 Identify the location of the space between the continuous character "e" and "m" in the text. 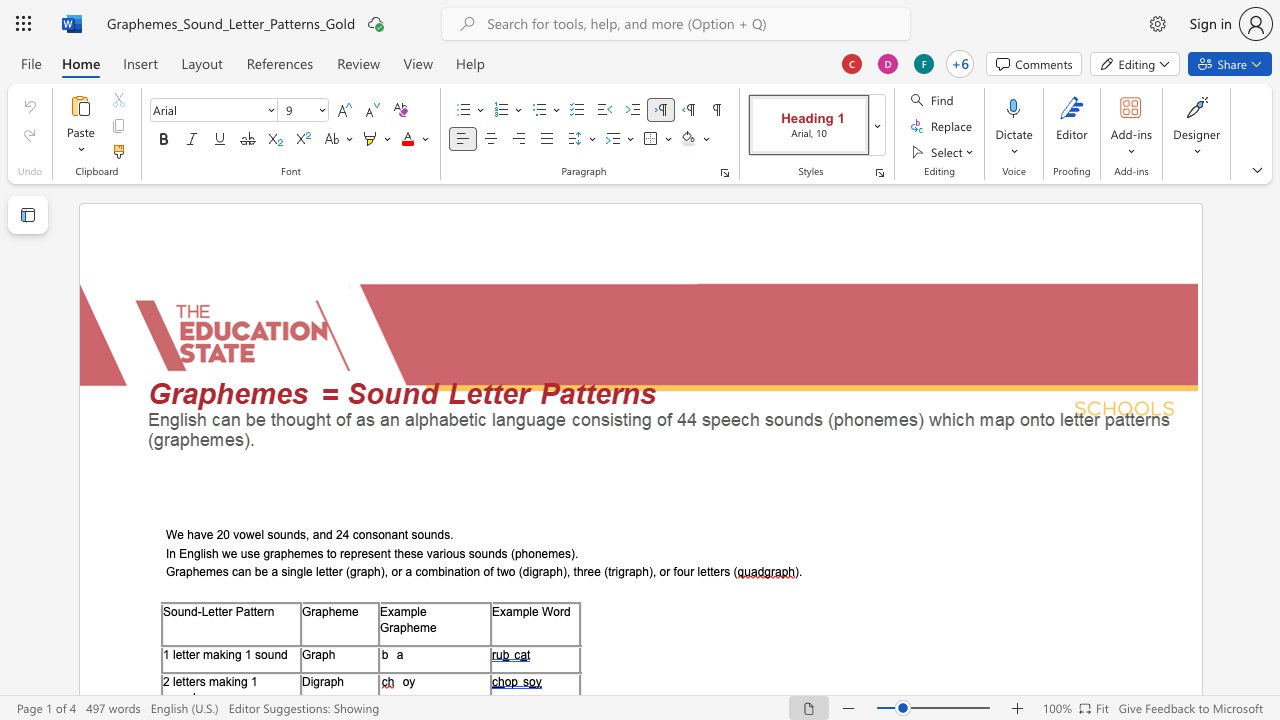
(549, 553).